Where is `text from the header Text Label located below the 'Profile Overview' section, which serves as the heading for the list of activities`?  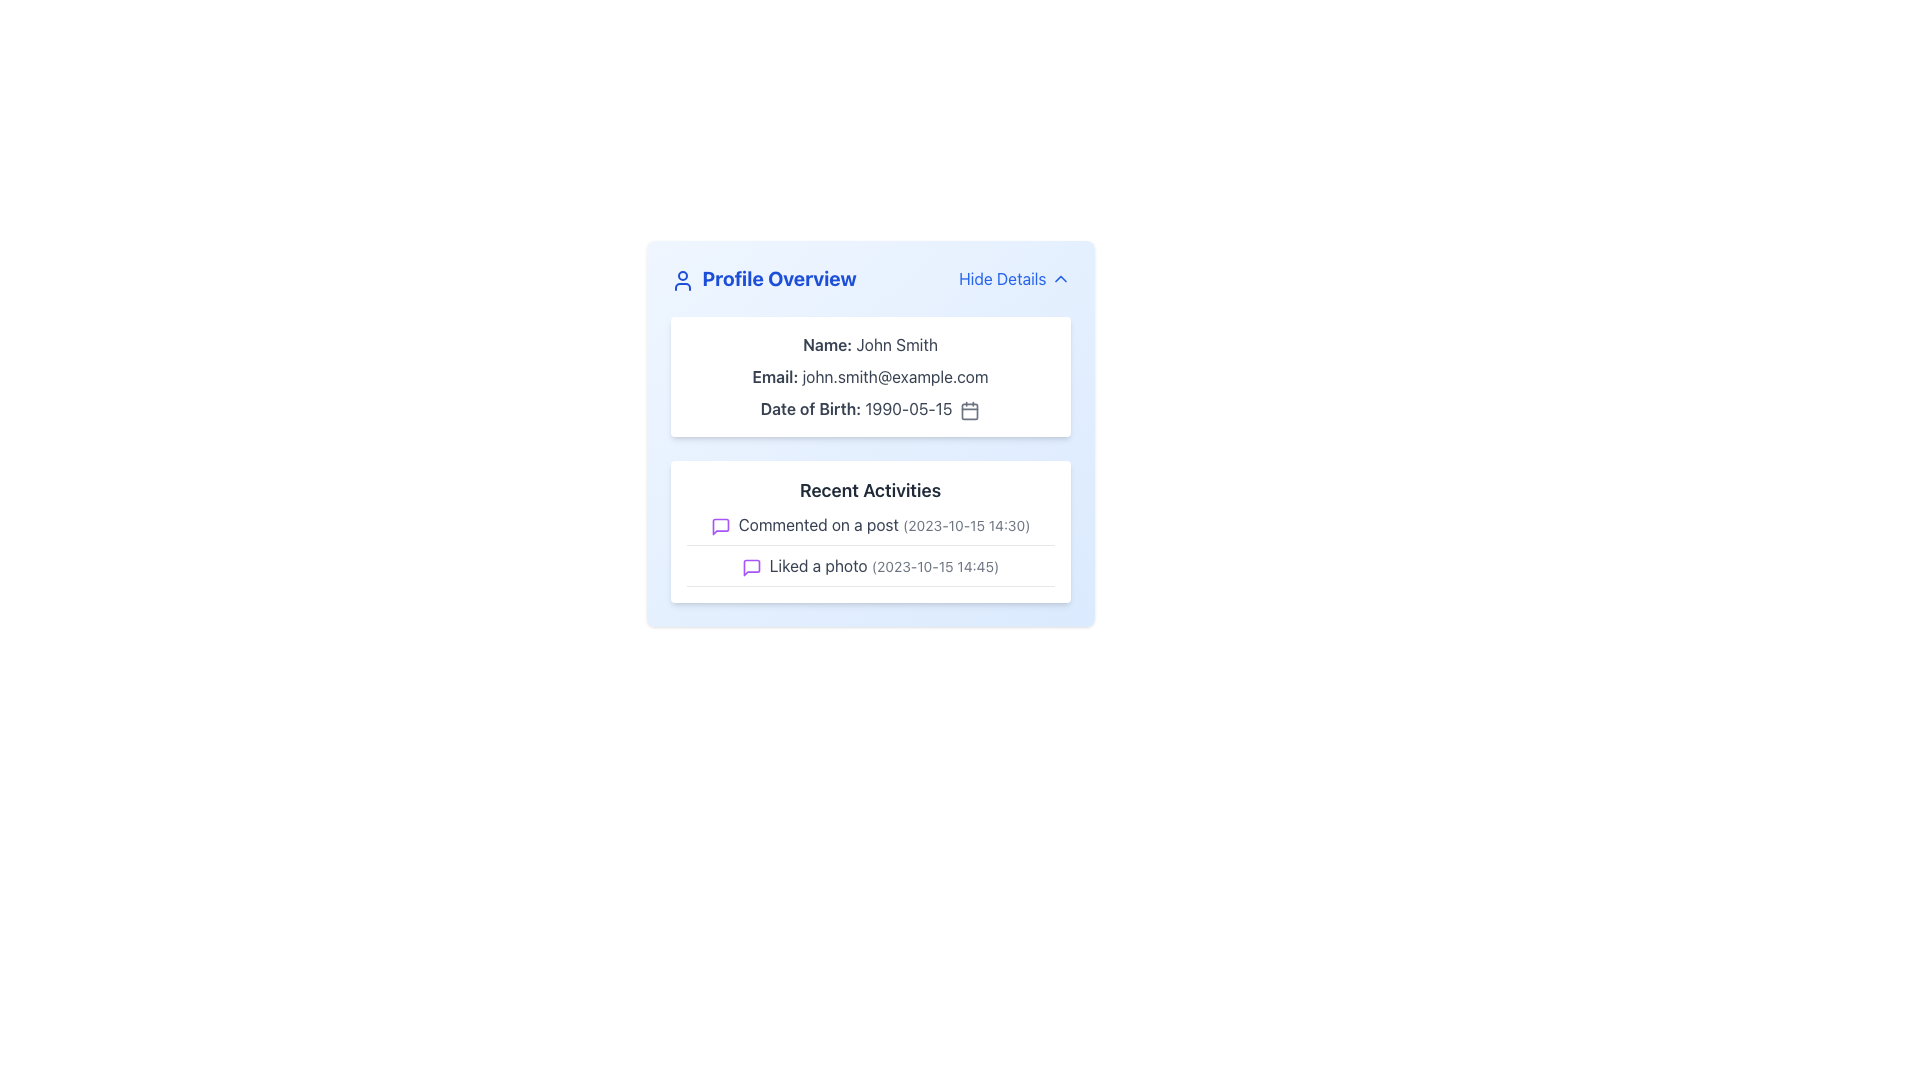 text from the header Text Label located below the 'Profile Overview' section, which serves as the heading for the list of activities is located at coordinates (870, 490).